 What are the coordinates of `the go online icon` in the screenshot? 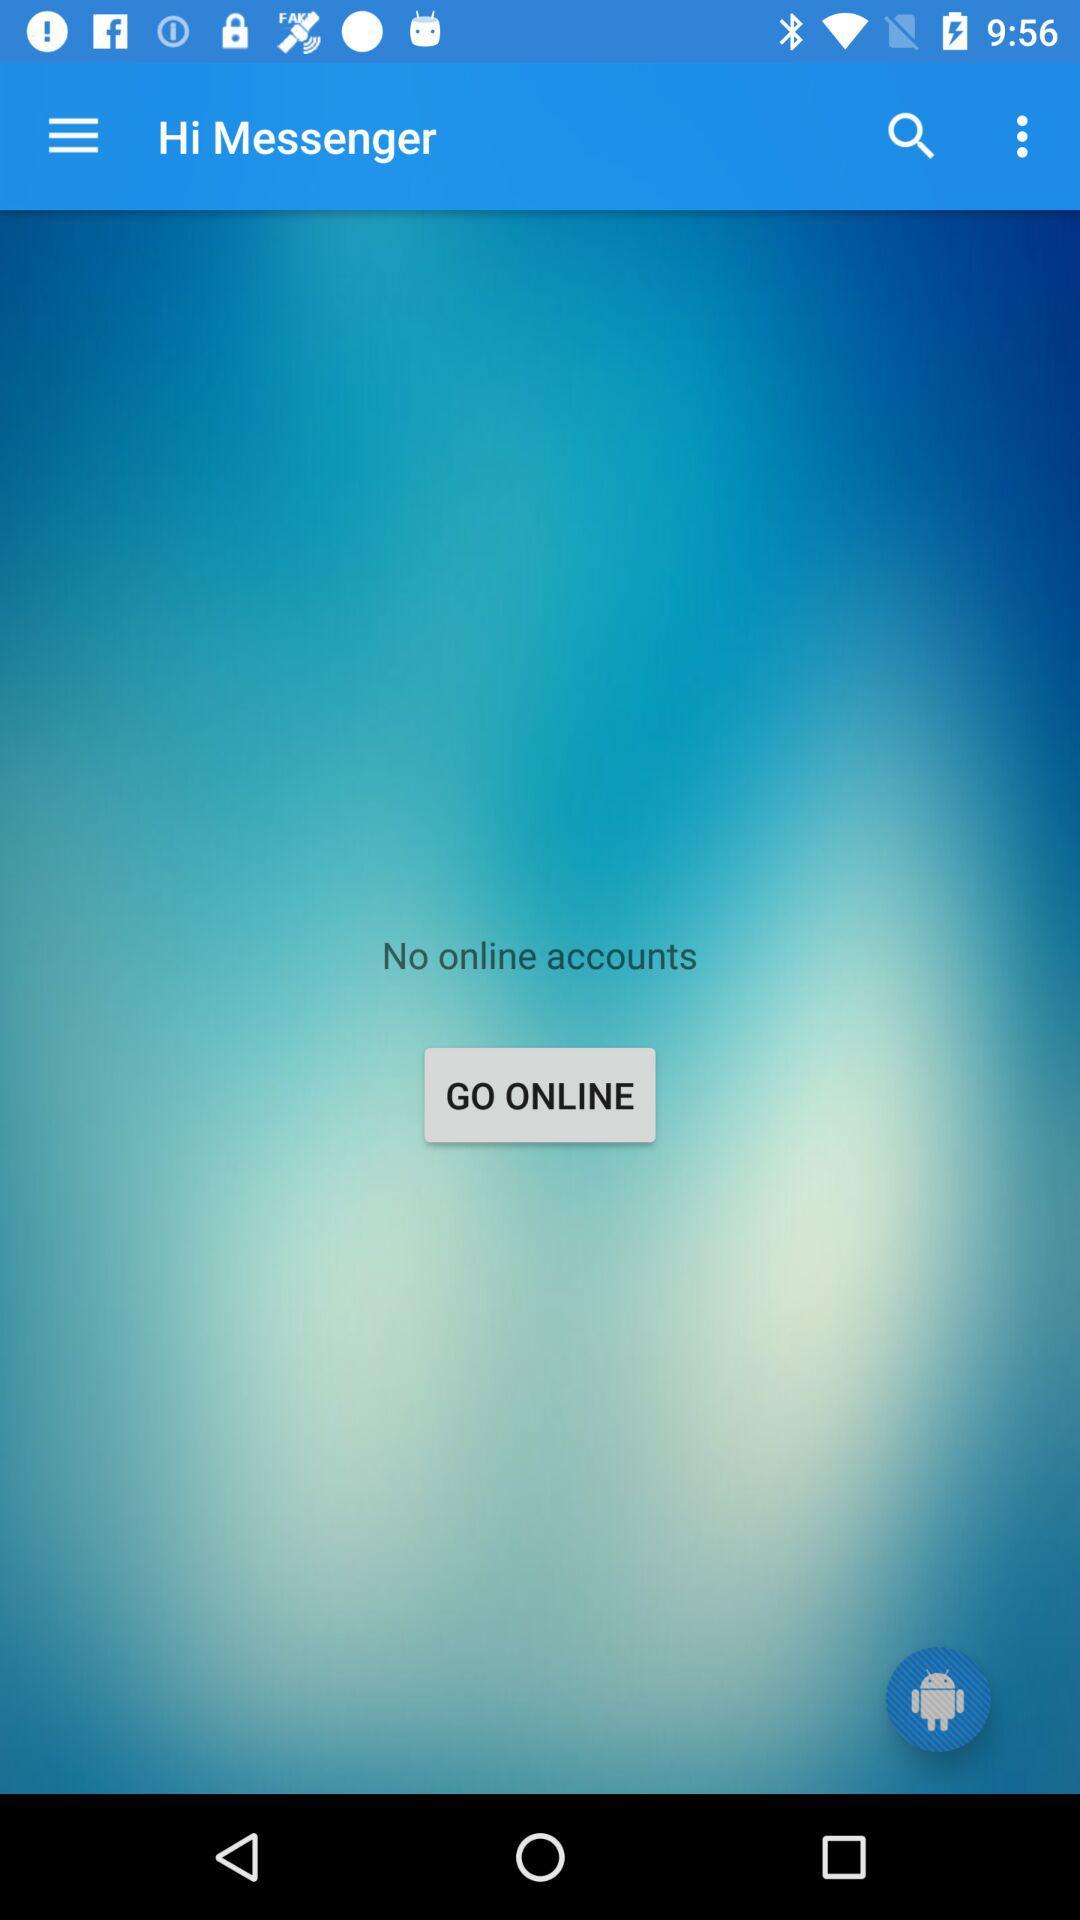 It's located at (540, 1093).